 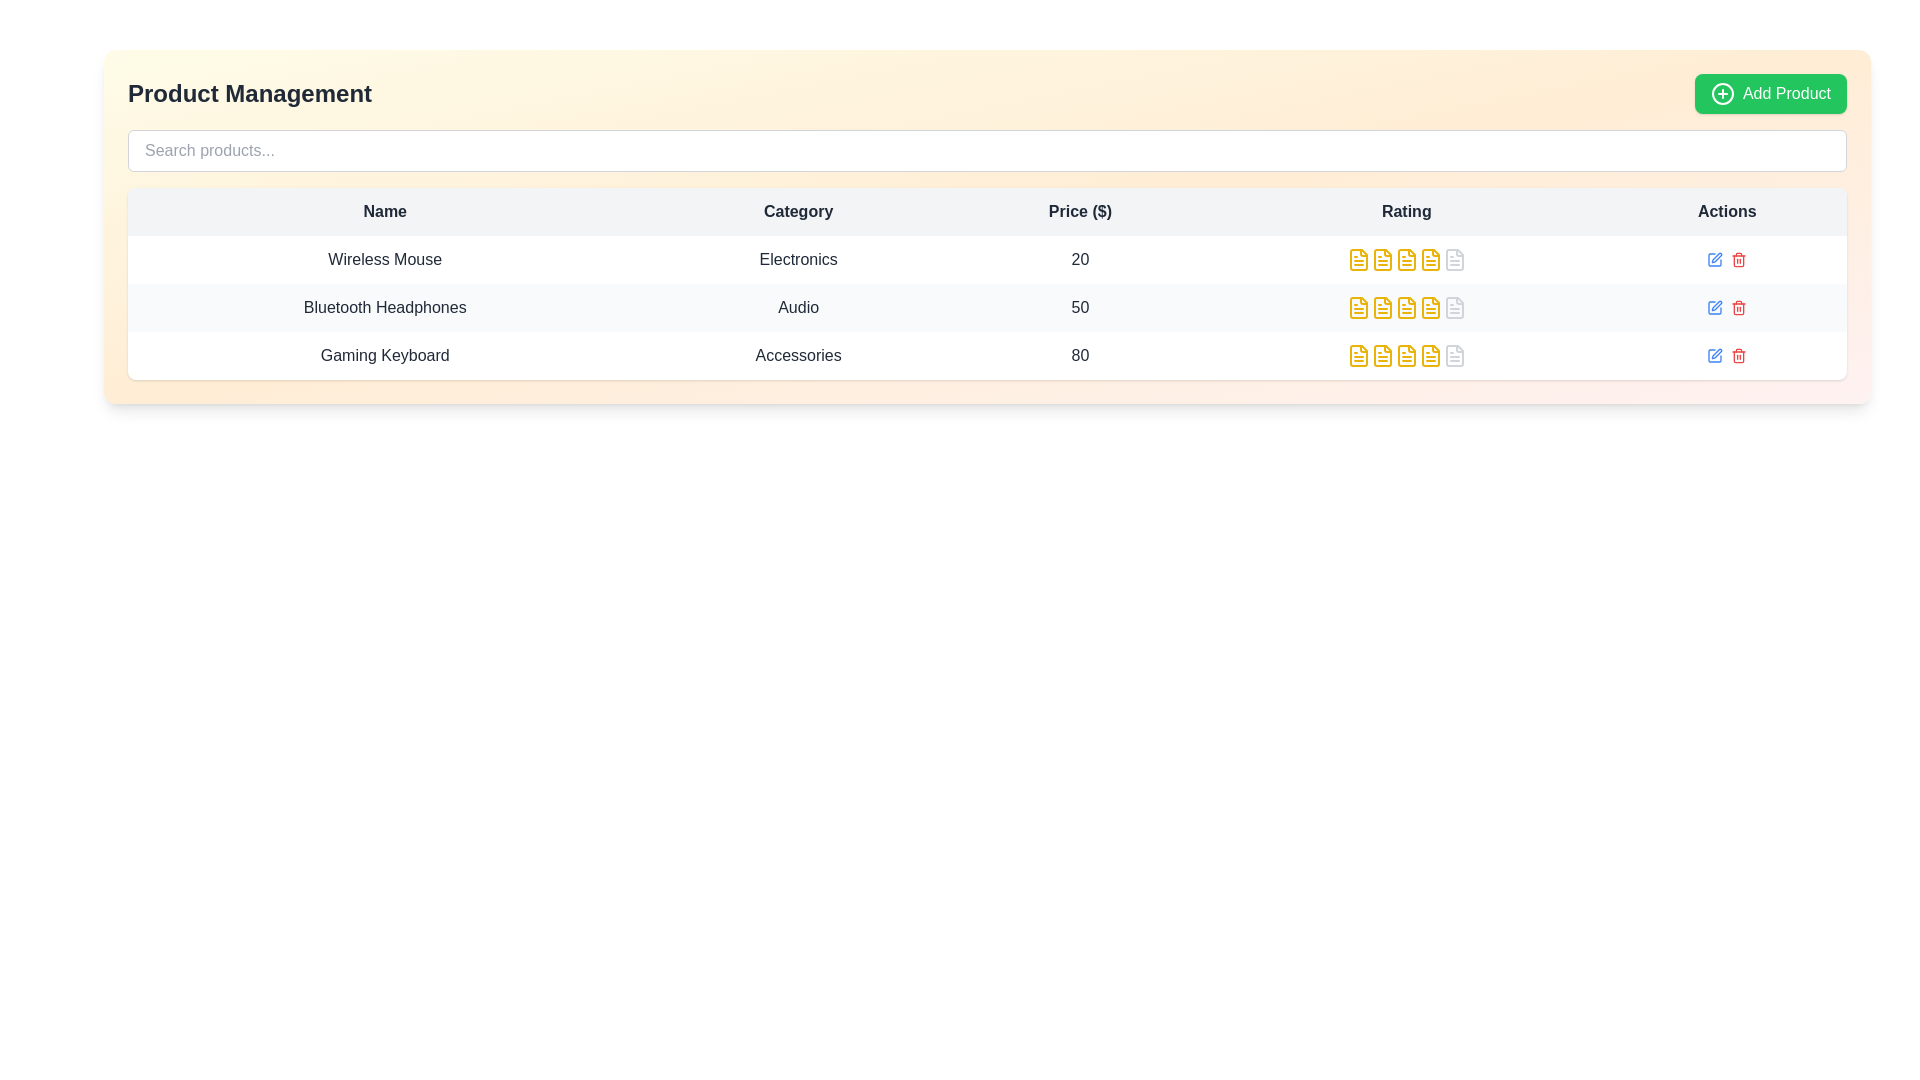 I want to click on the state of the fourth star icon in the 'Rating' column for the 'Gaming Keyboard' product in the 'Product Management' table, so click(x=1405, y=354).